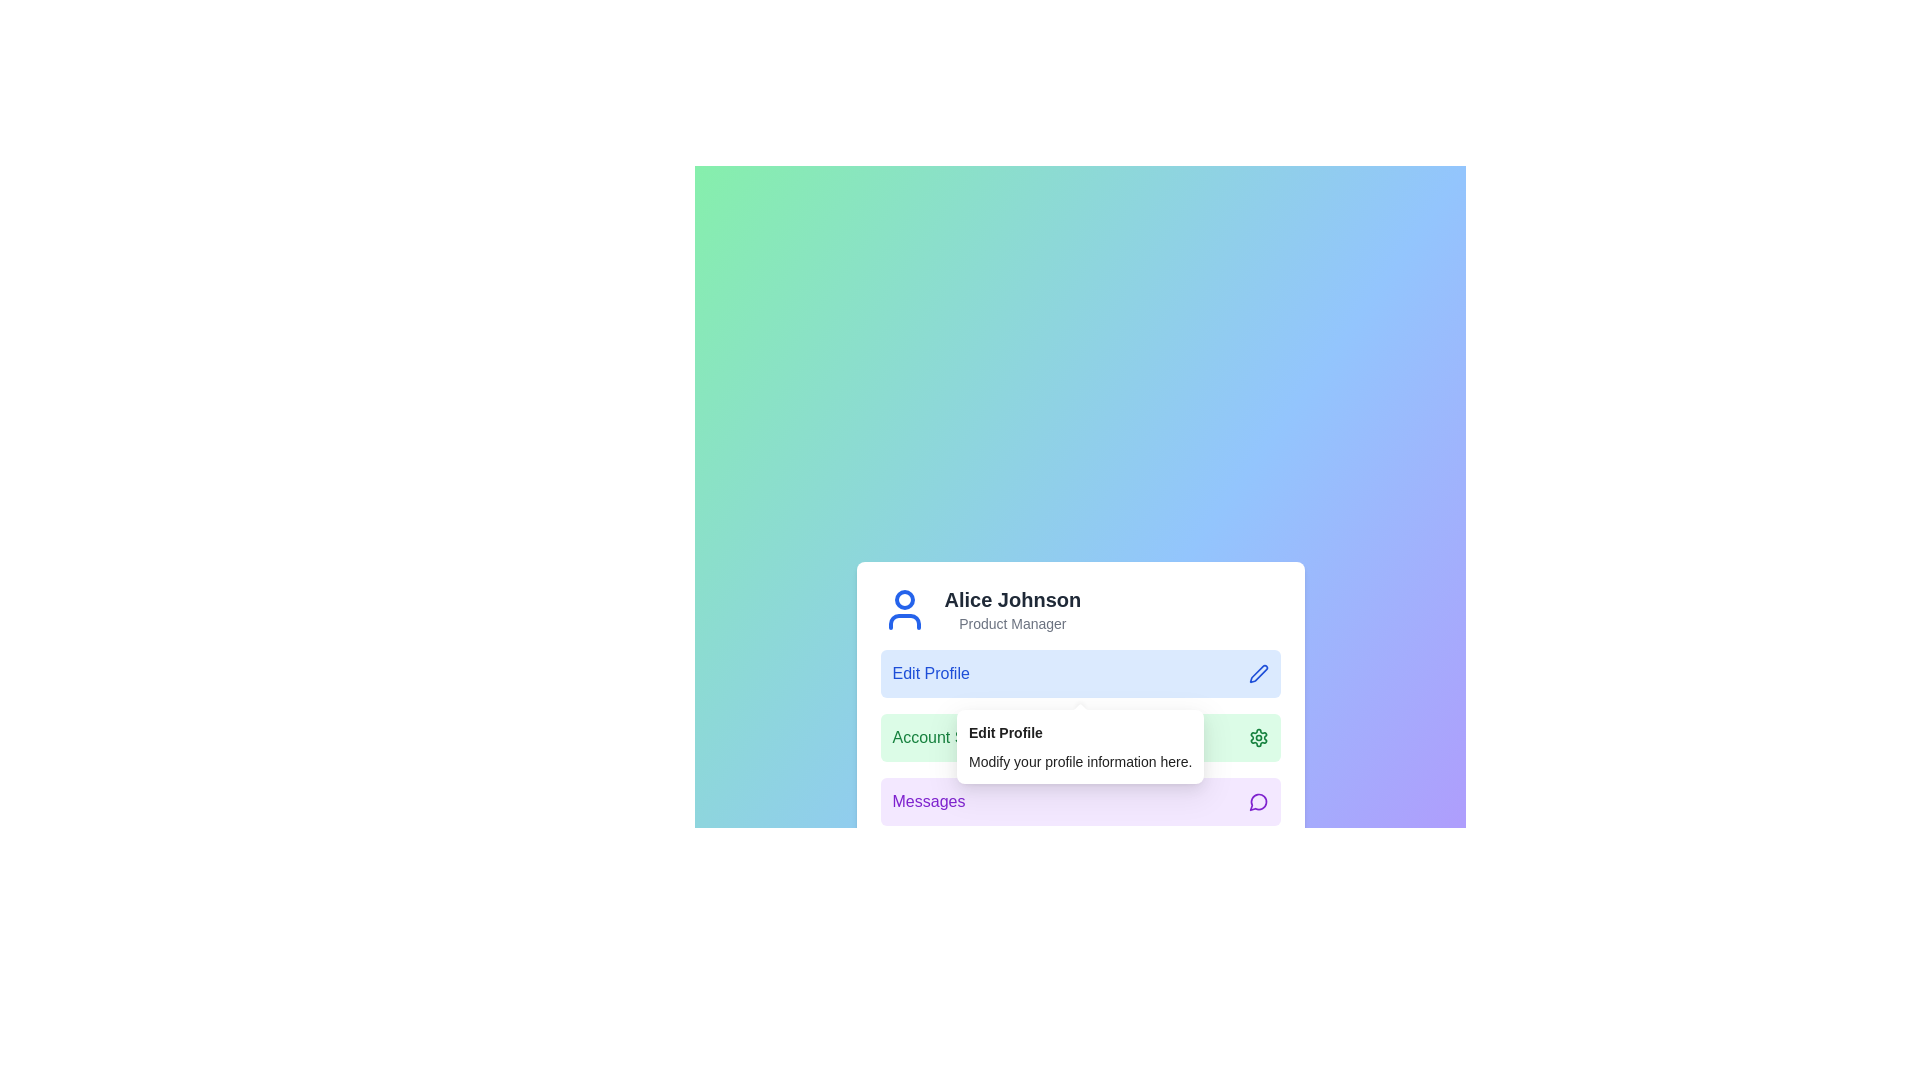 This screenshot has width=1920, height=1080. What do you see at coordinates (951, 737) in the screenshot?
I see `the 'Account Settings' text label` at bounding box center [951, 737].